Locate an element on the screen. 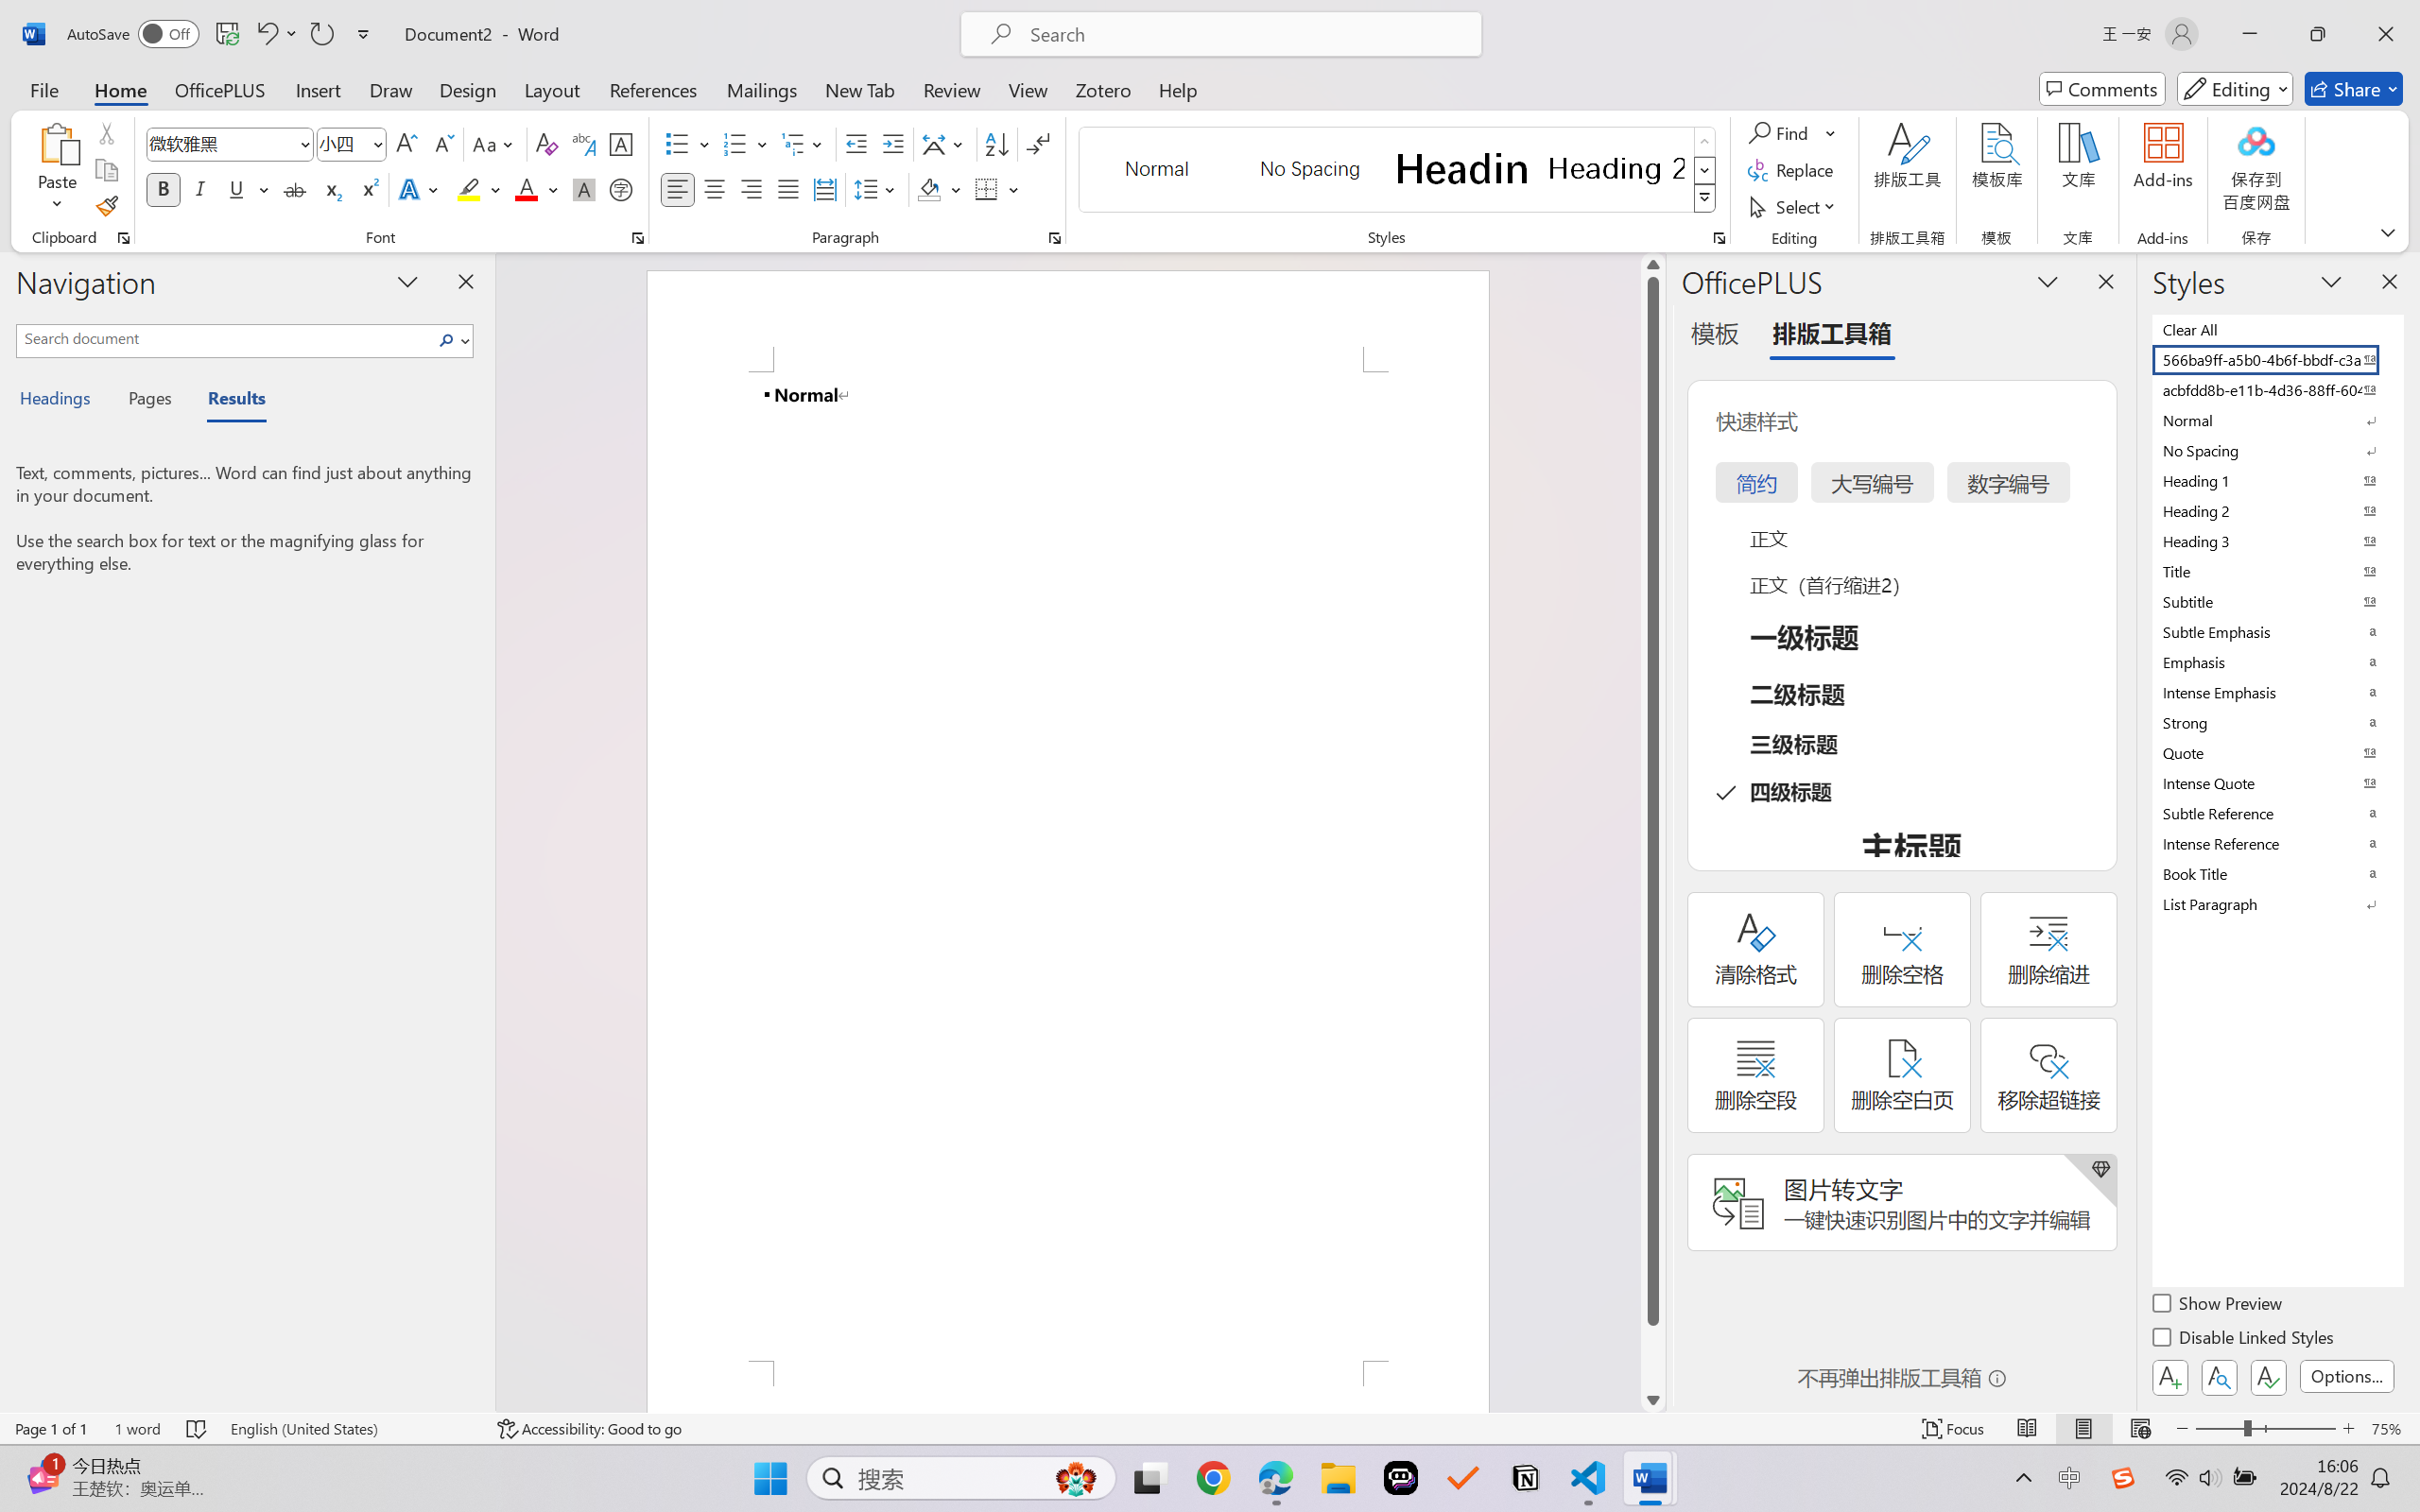 The width and height of the screenshot is (2420, 1512). 'Show Preview' is located at coordinates (2218, 1305).